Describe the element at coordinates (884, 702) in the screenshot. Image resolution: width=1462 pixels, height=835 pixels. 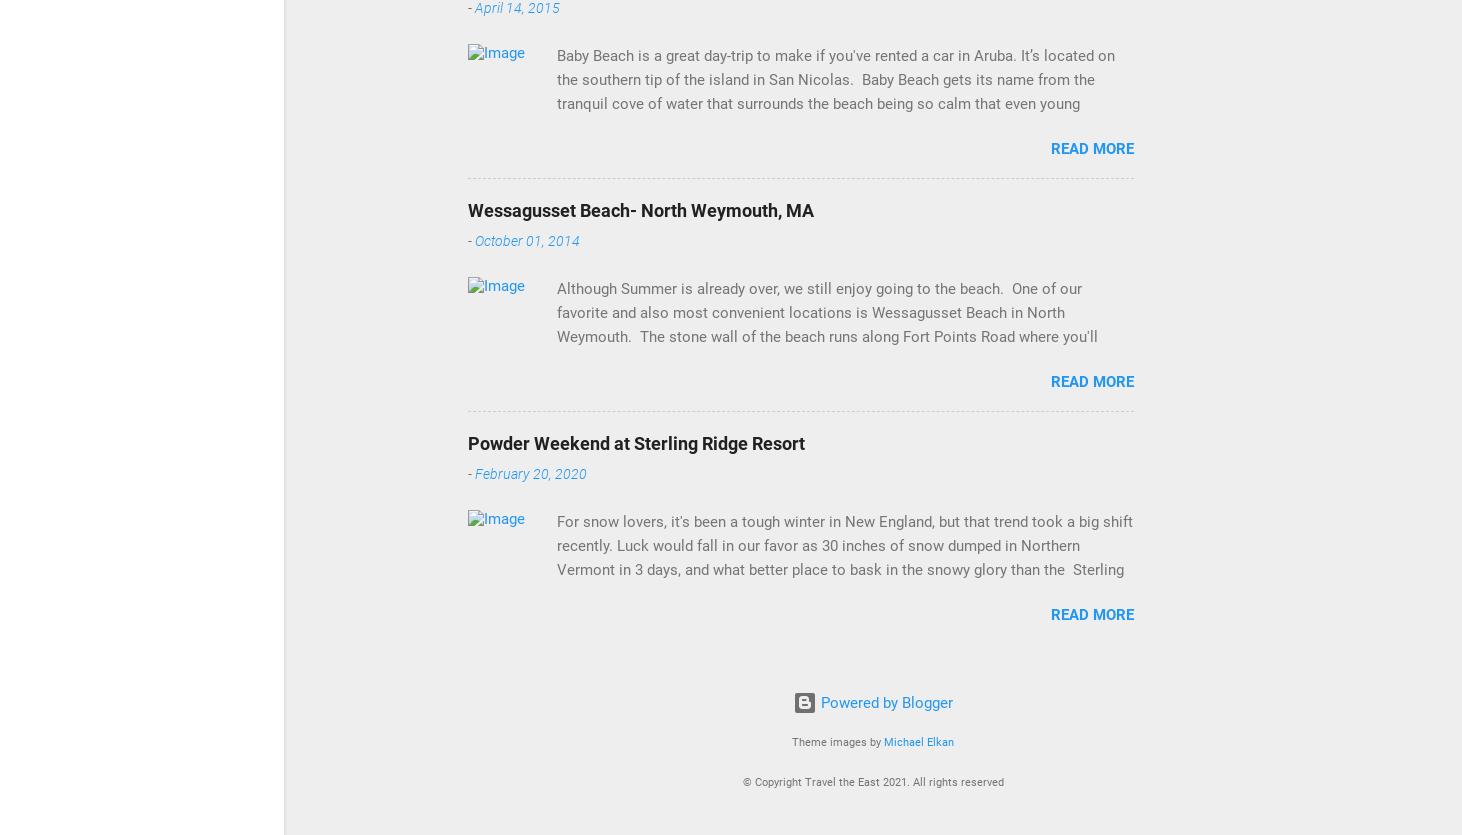
I see `'Powered by Blogger'` at that location.